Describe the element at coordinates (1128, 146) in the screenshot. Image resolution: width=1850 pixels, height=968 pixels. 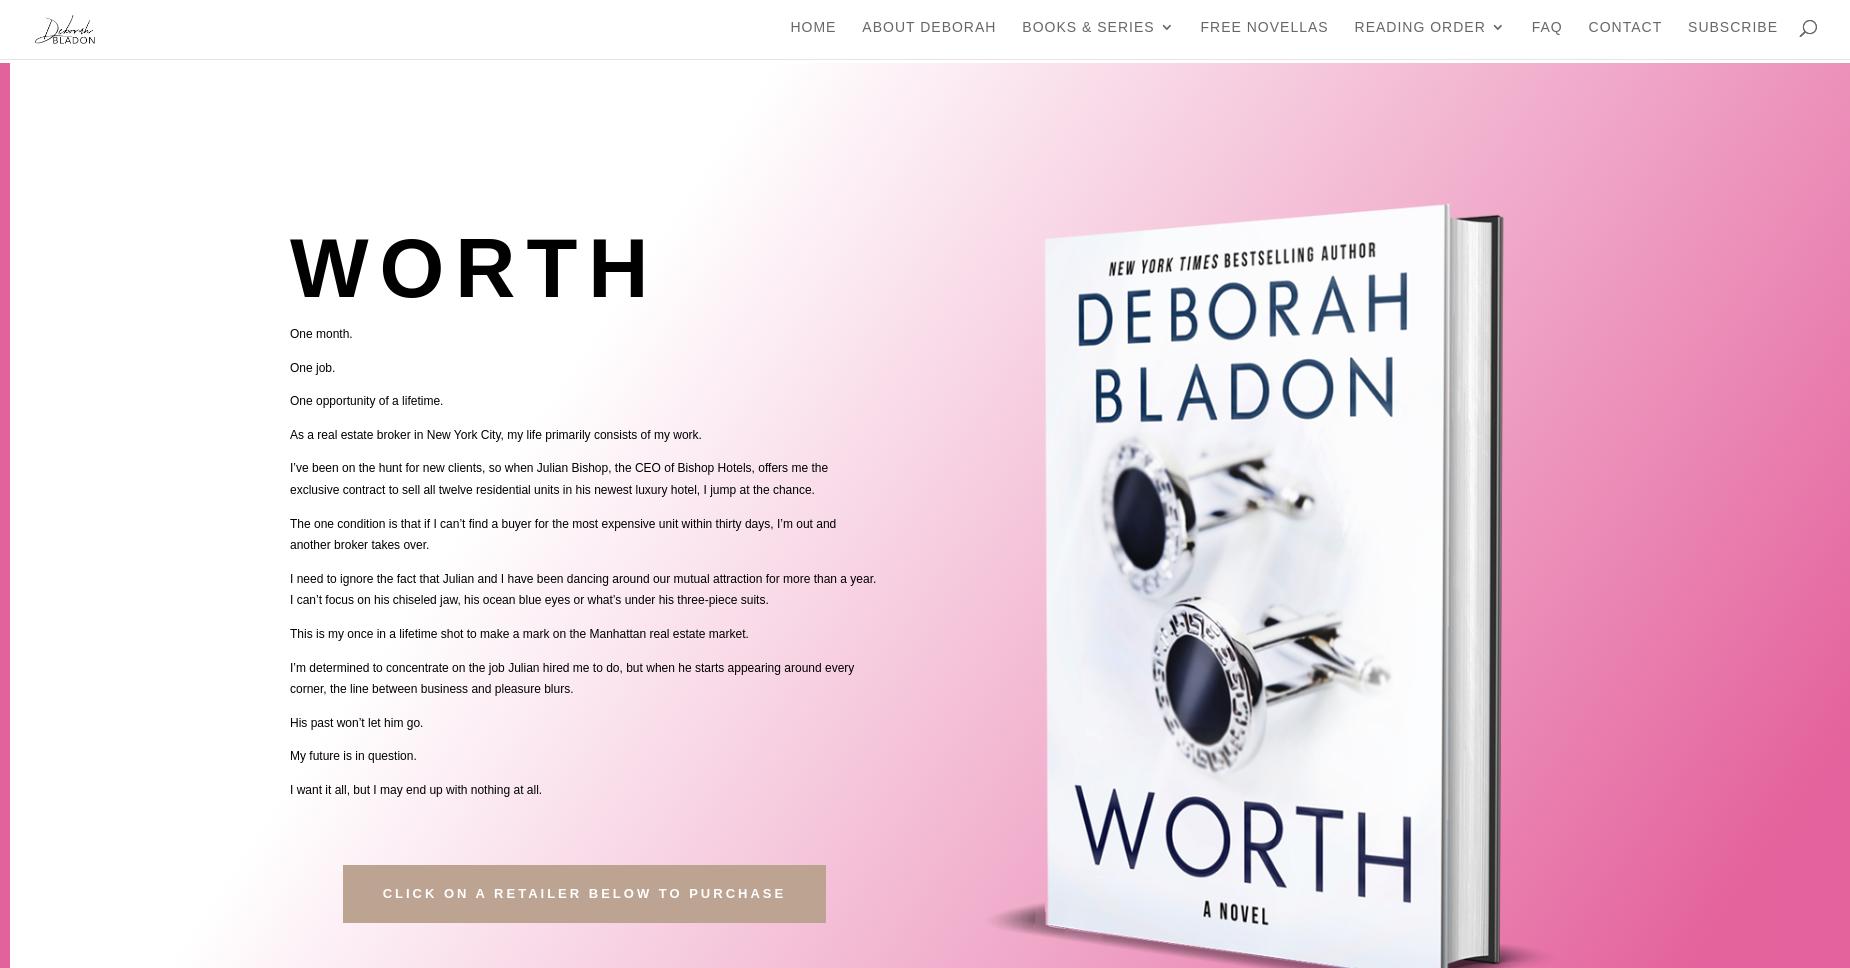
I see `'Original Series'` at that location.